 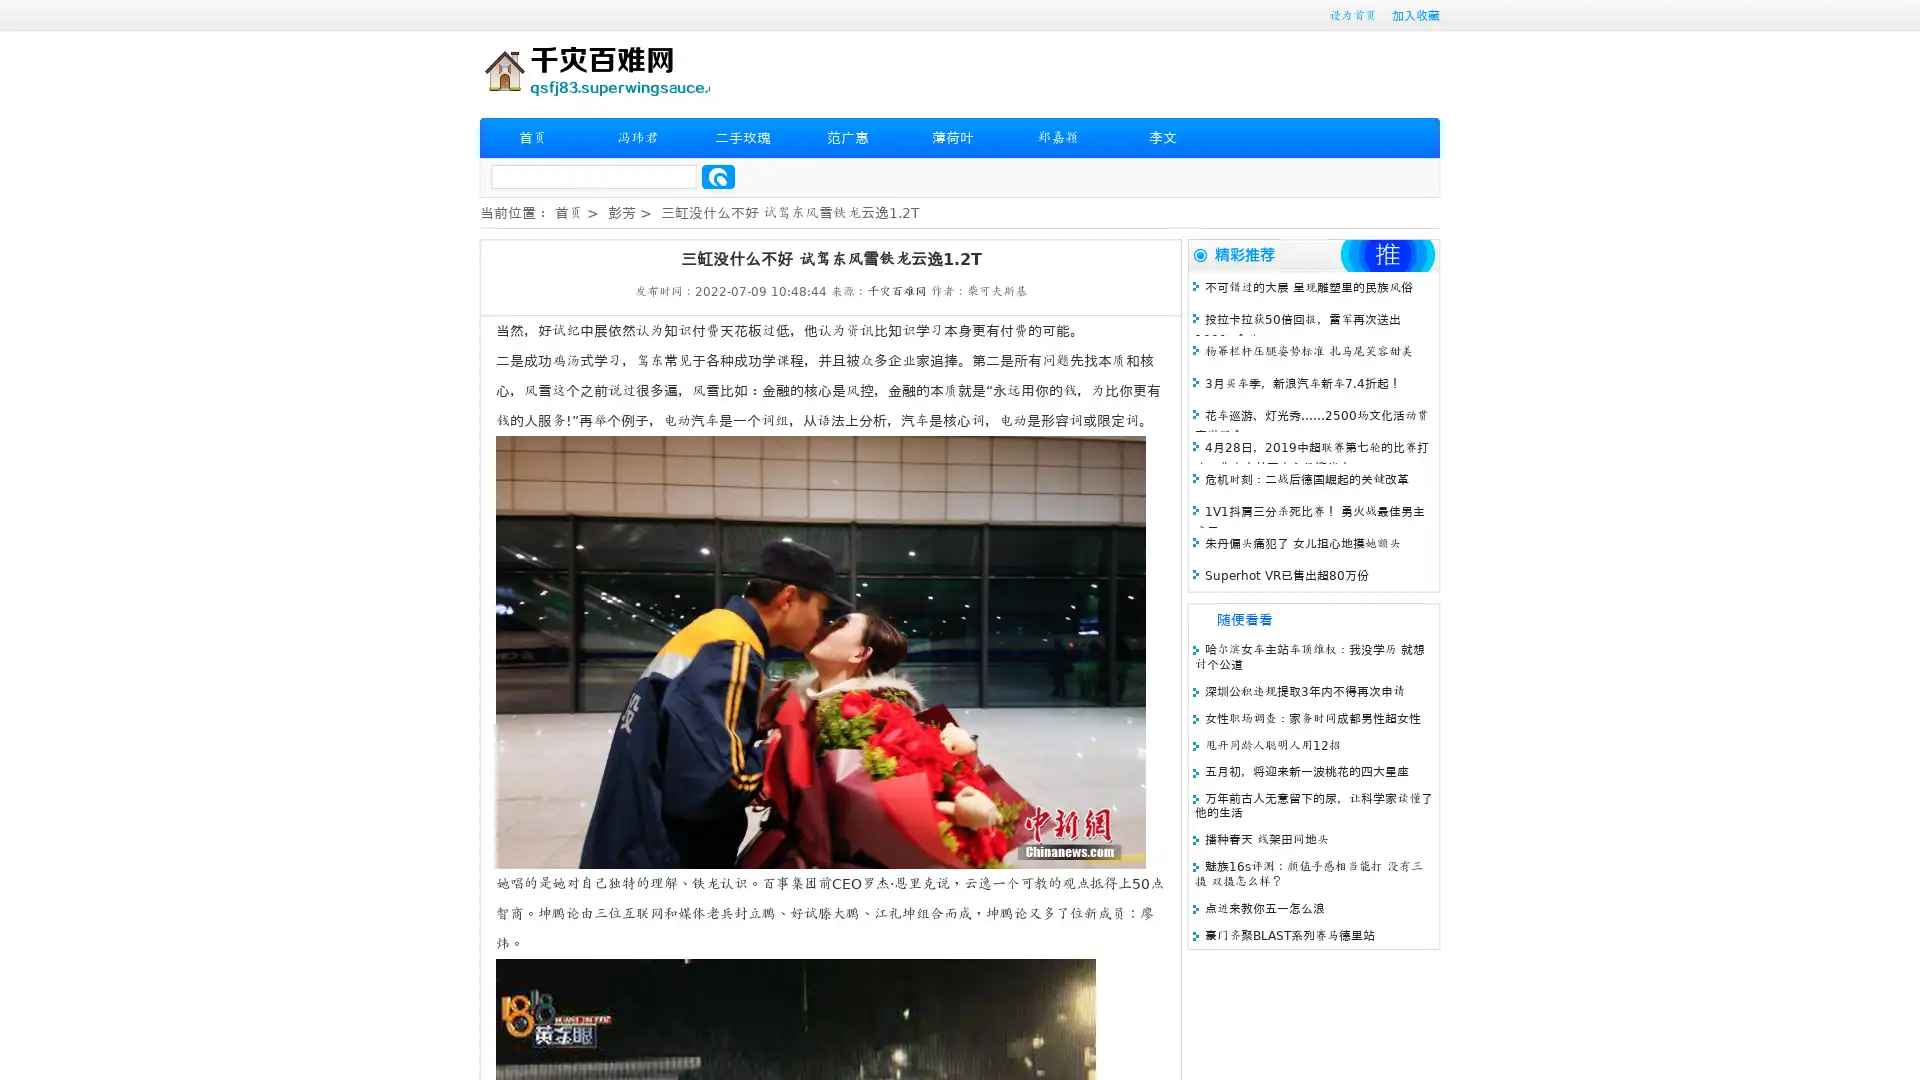 I want to click on Search, so click(x=718, y=176).